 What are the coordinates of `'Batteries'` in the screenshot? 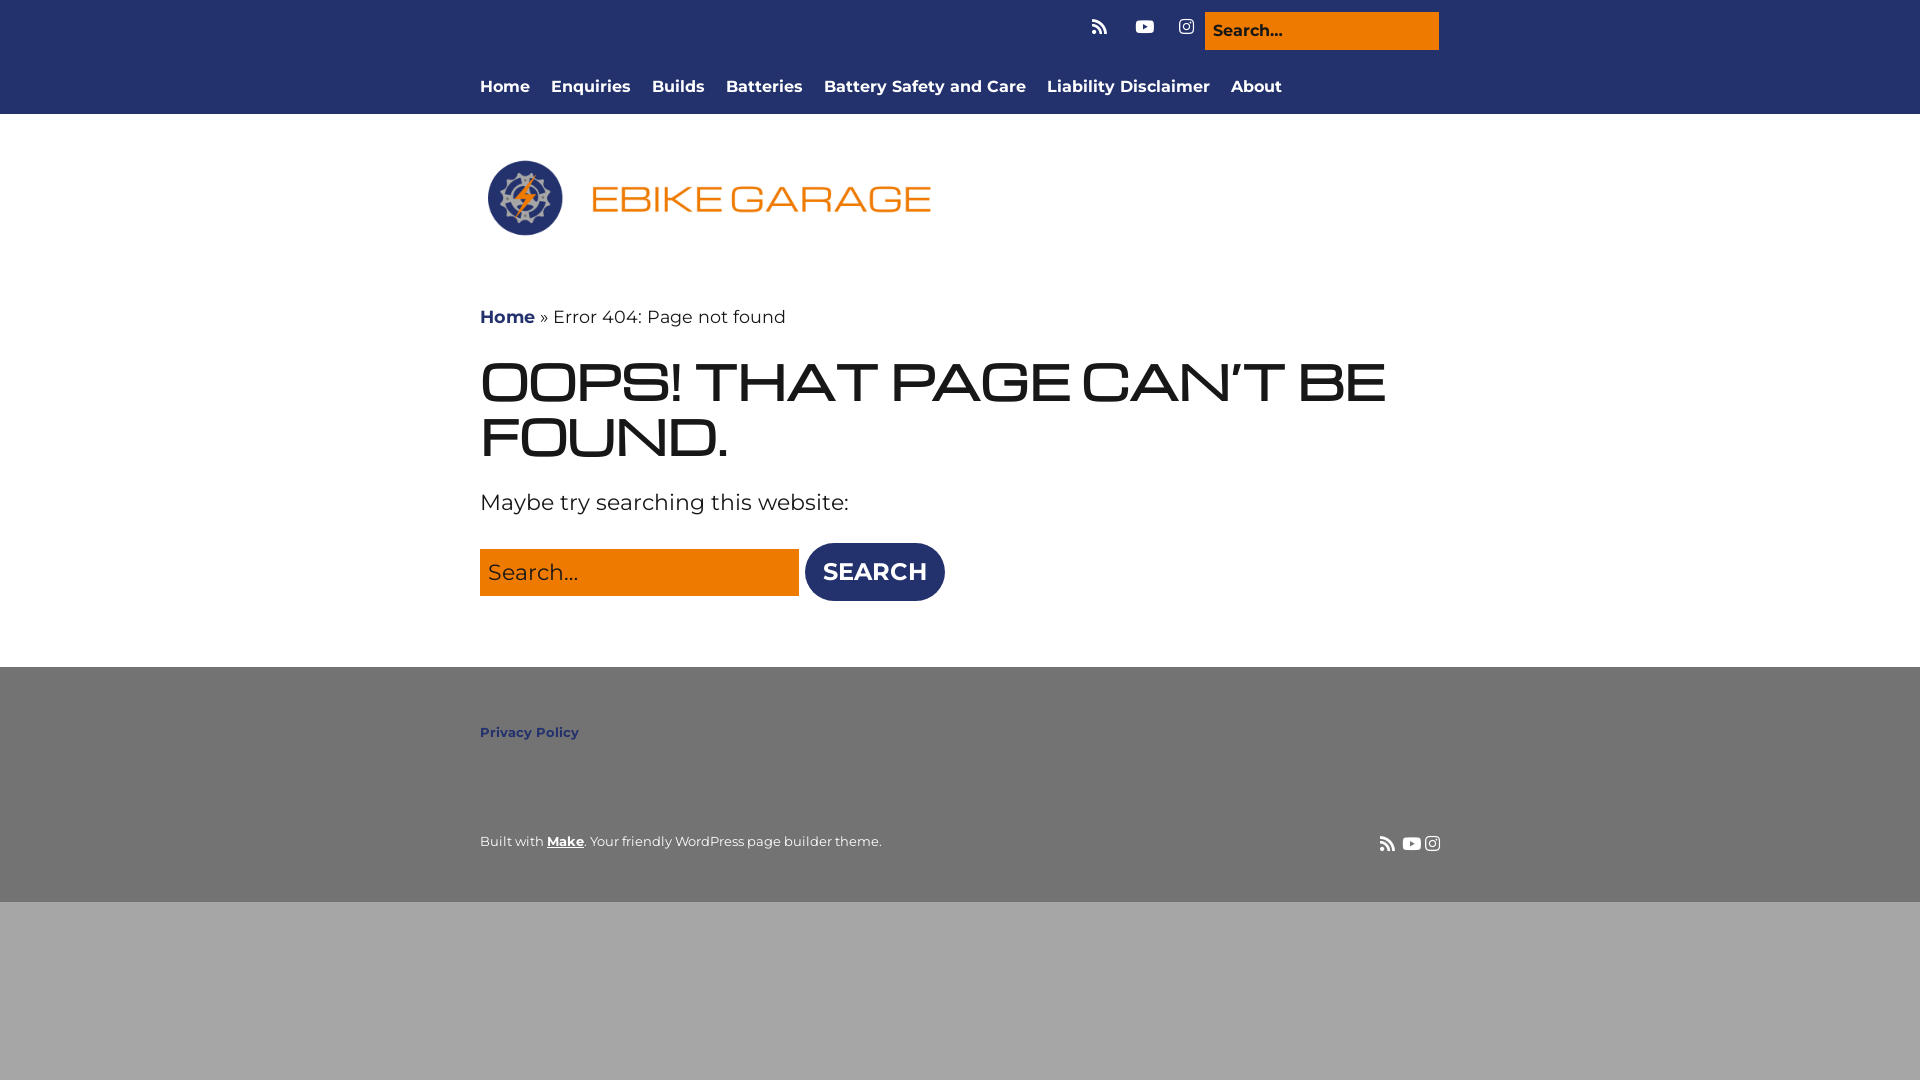 It's located at (763, 86).